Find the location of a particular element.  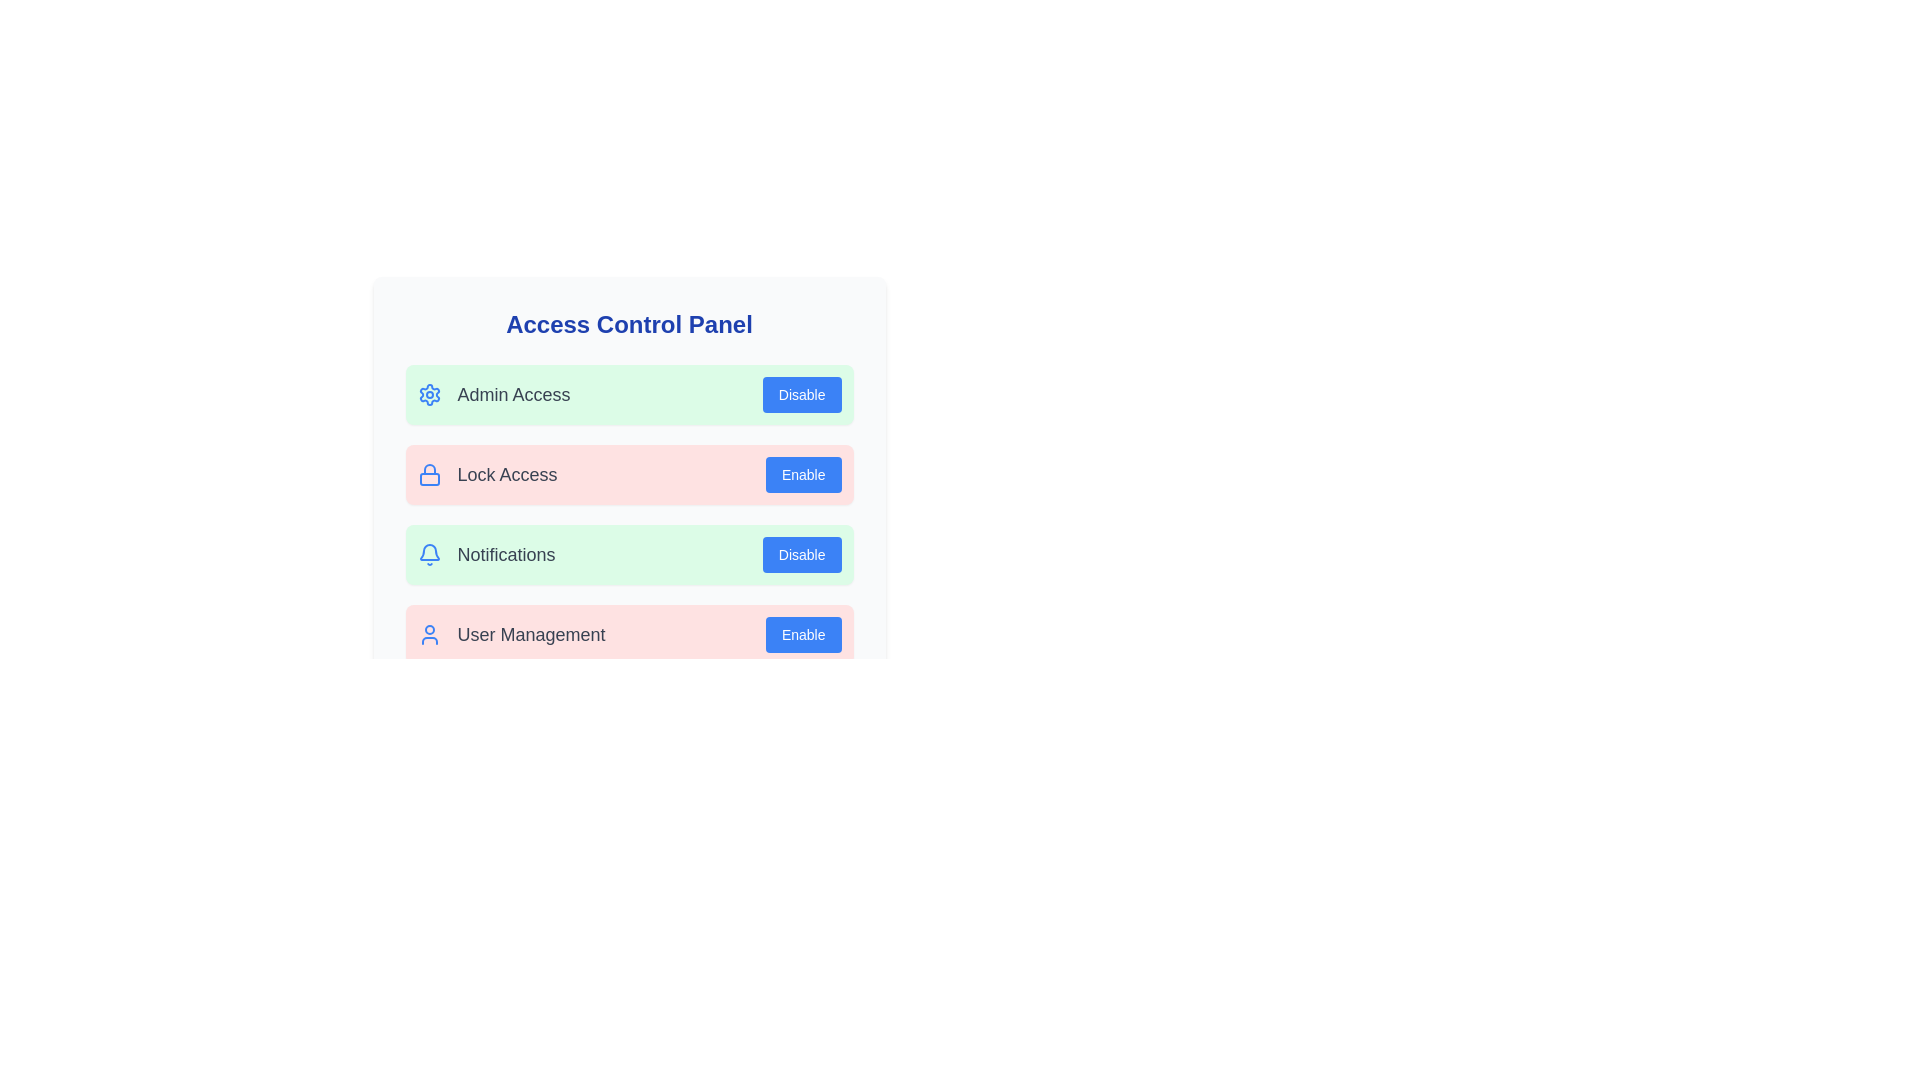

the button labeled Enable User Management is located at coordinates (802, 635).